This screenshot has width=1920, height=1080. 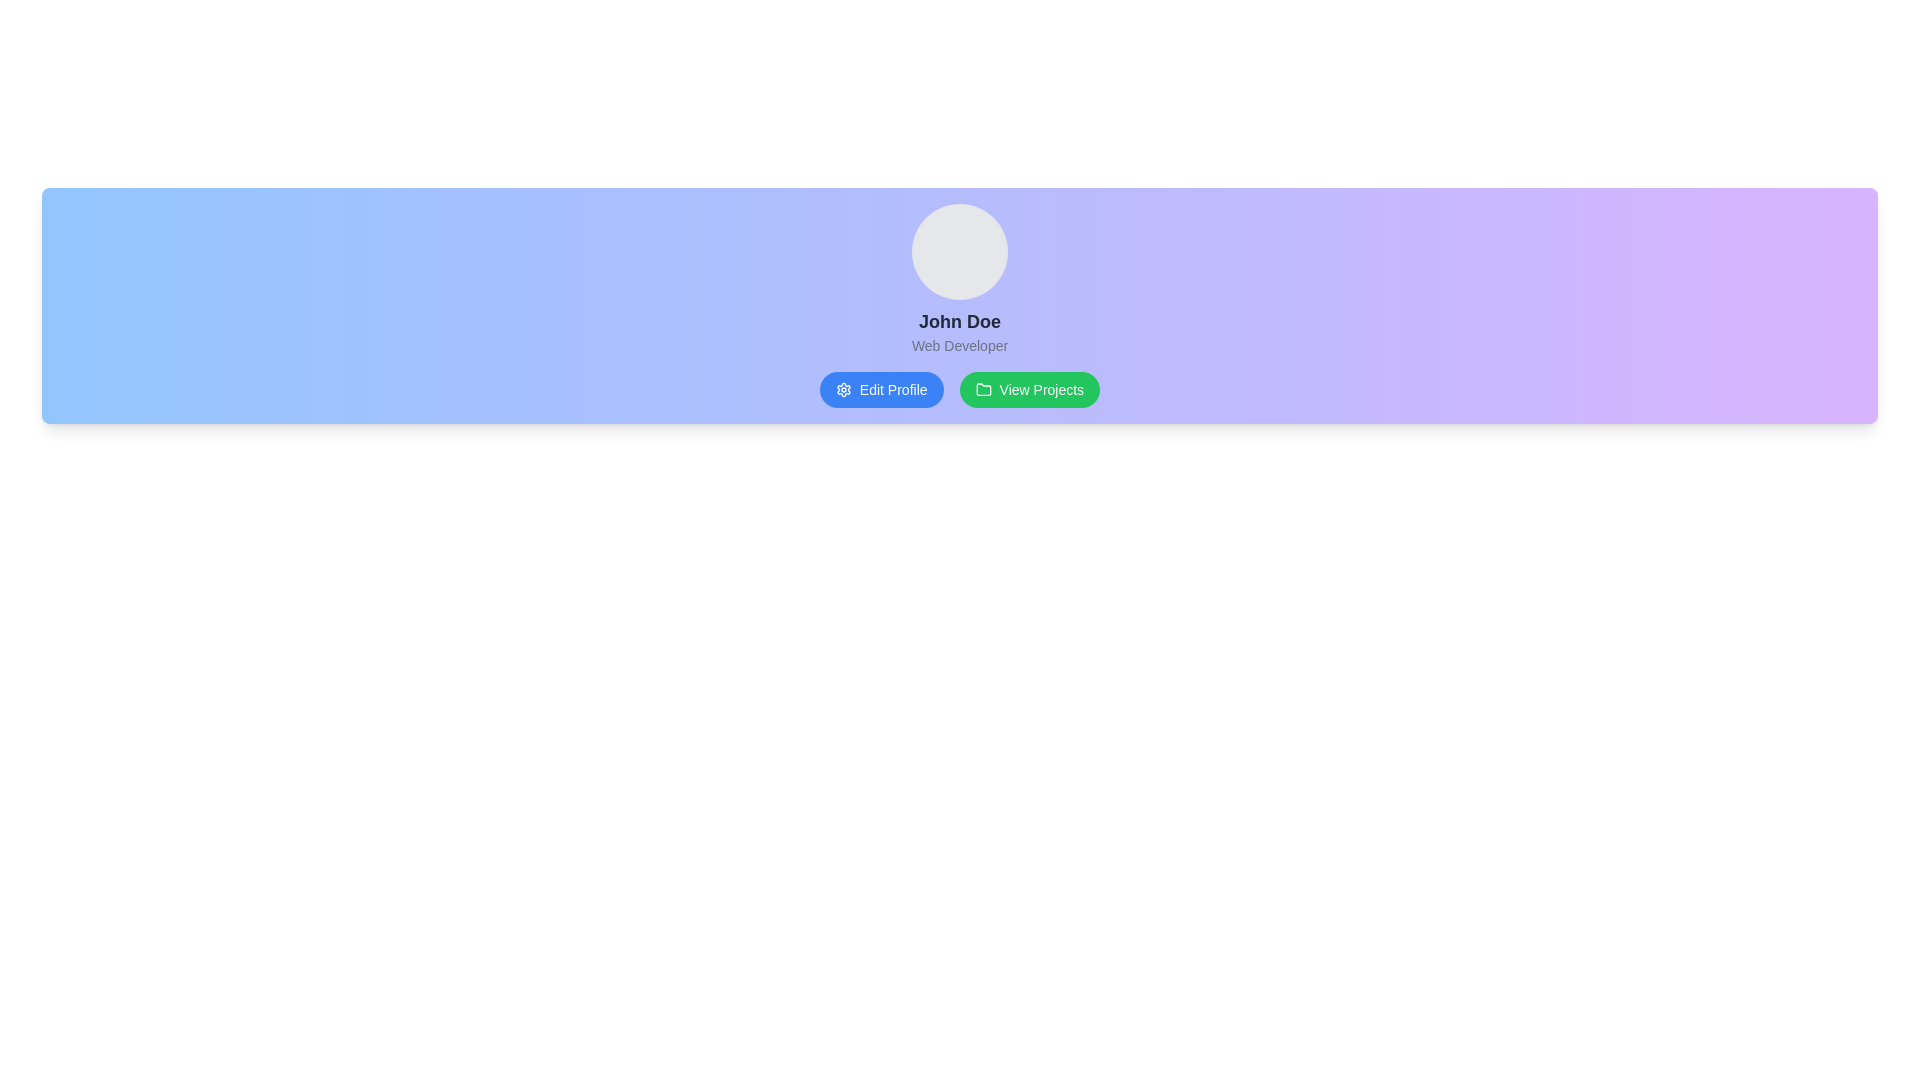 What do you see at coordinates (880, 389) in the screenshot?
I see `the 'Edit Profile' button with rounded edges, blue background, and white text` at bounding box center [880, 389].